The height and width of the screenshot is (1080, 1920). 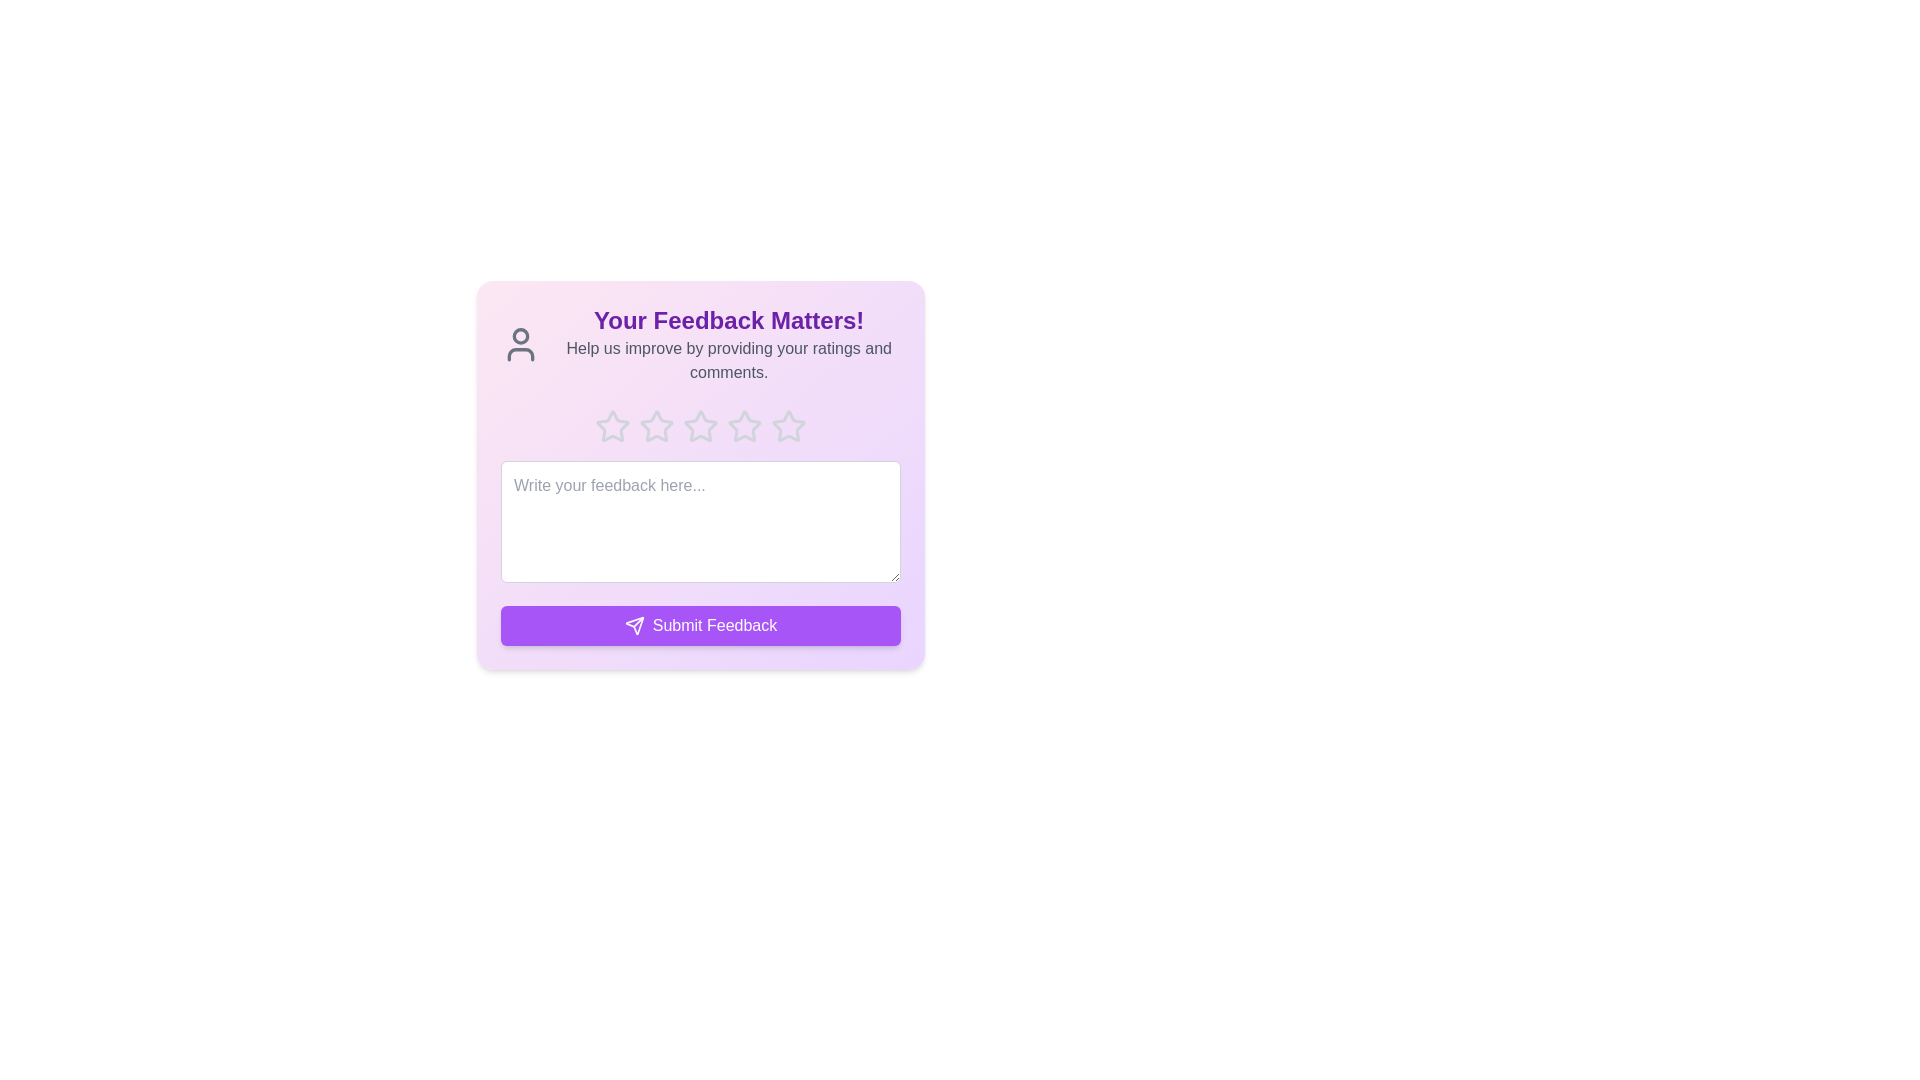 What do you see at coordinates (612, 426) in the screenshot?
I see `the star corresponding to the desired rating 1` at bounding box center [612, 426].